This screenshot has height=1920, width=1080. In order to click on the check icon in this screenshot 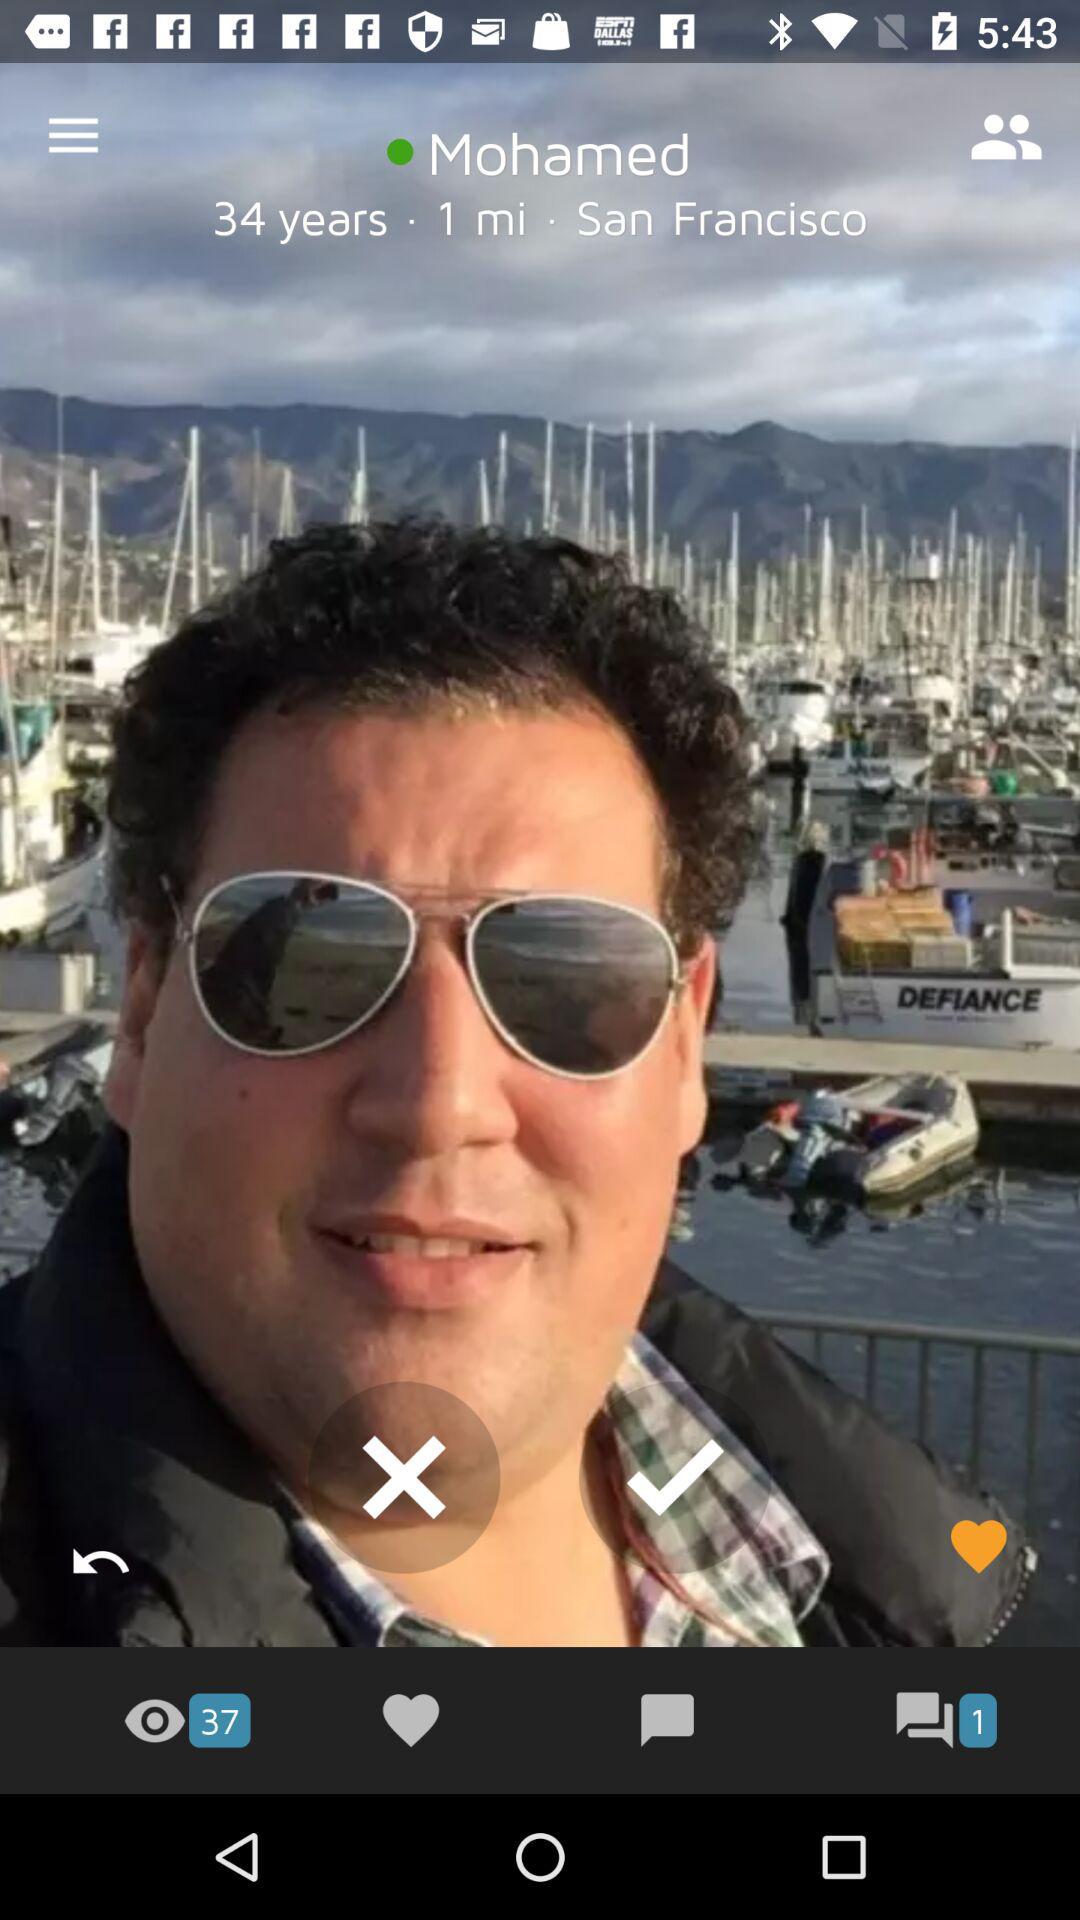, I will do `click(675, 1477)`.